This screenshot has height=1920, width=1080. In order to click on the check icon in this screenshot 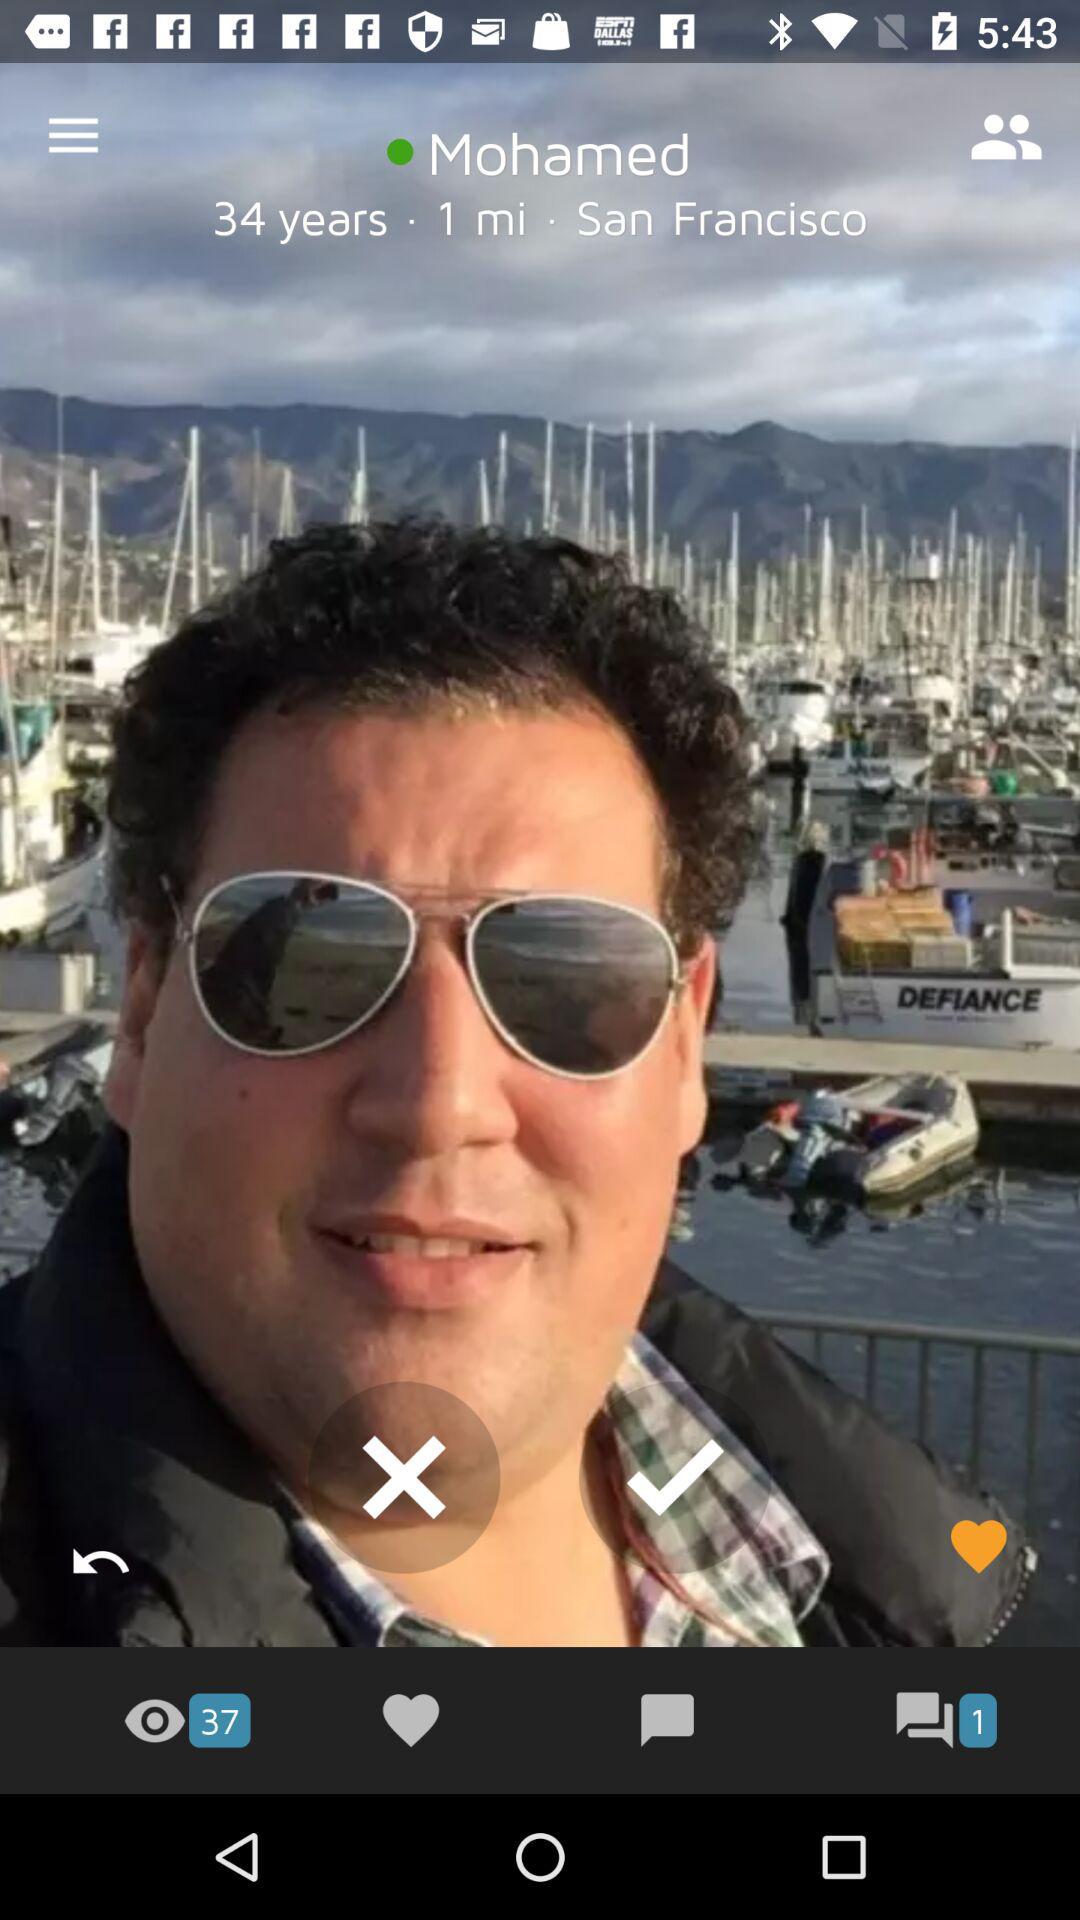, I will do `click(675, 1477)`.